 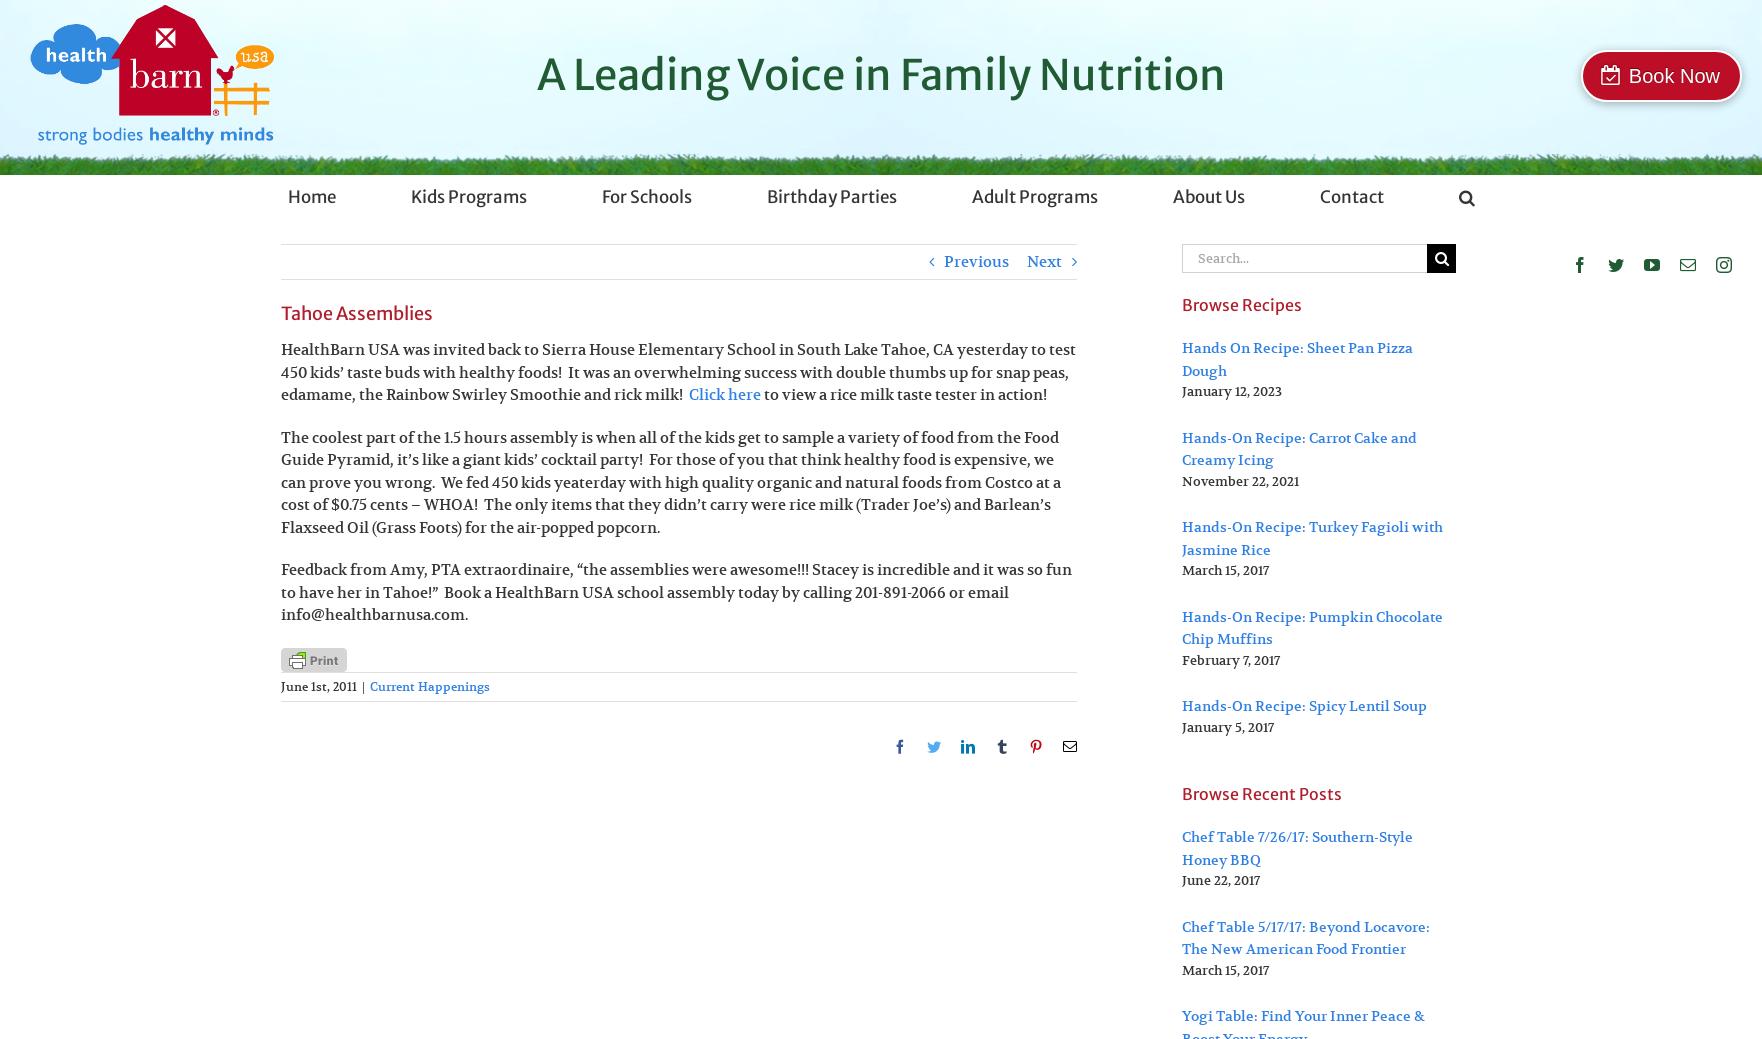 I want to click on 'Tahoe Assemblies', so click(x=356, y=313).